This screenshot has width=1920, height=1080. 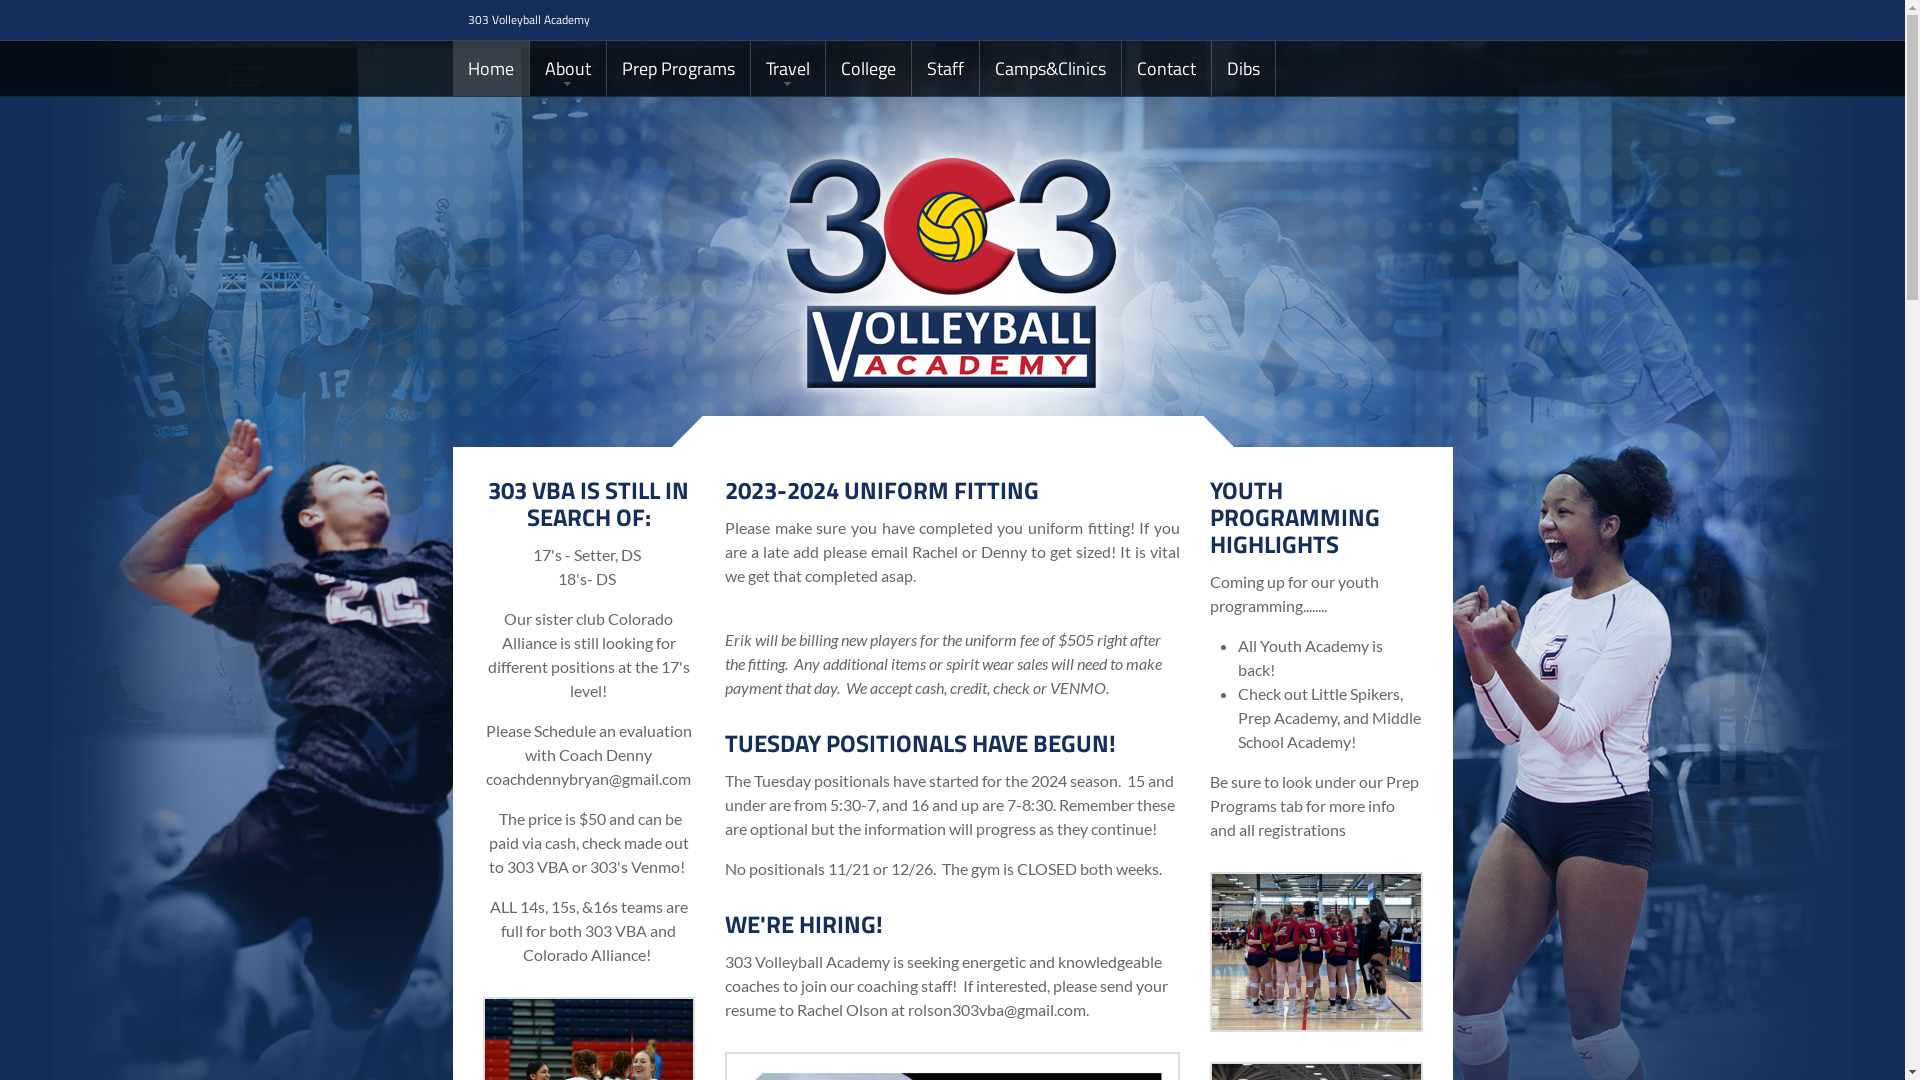 I want to click on 'About', so click(x=566, y=67).